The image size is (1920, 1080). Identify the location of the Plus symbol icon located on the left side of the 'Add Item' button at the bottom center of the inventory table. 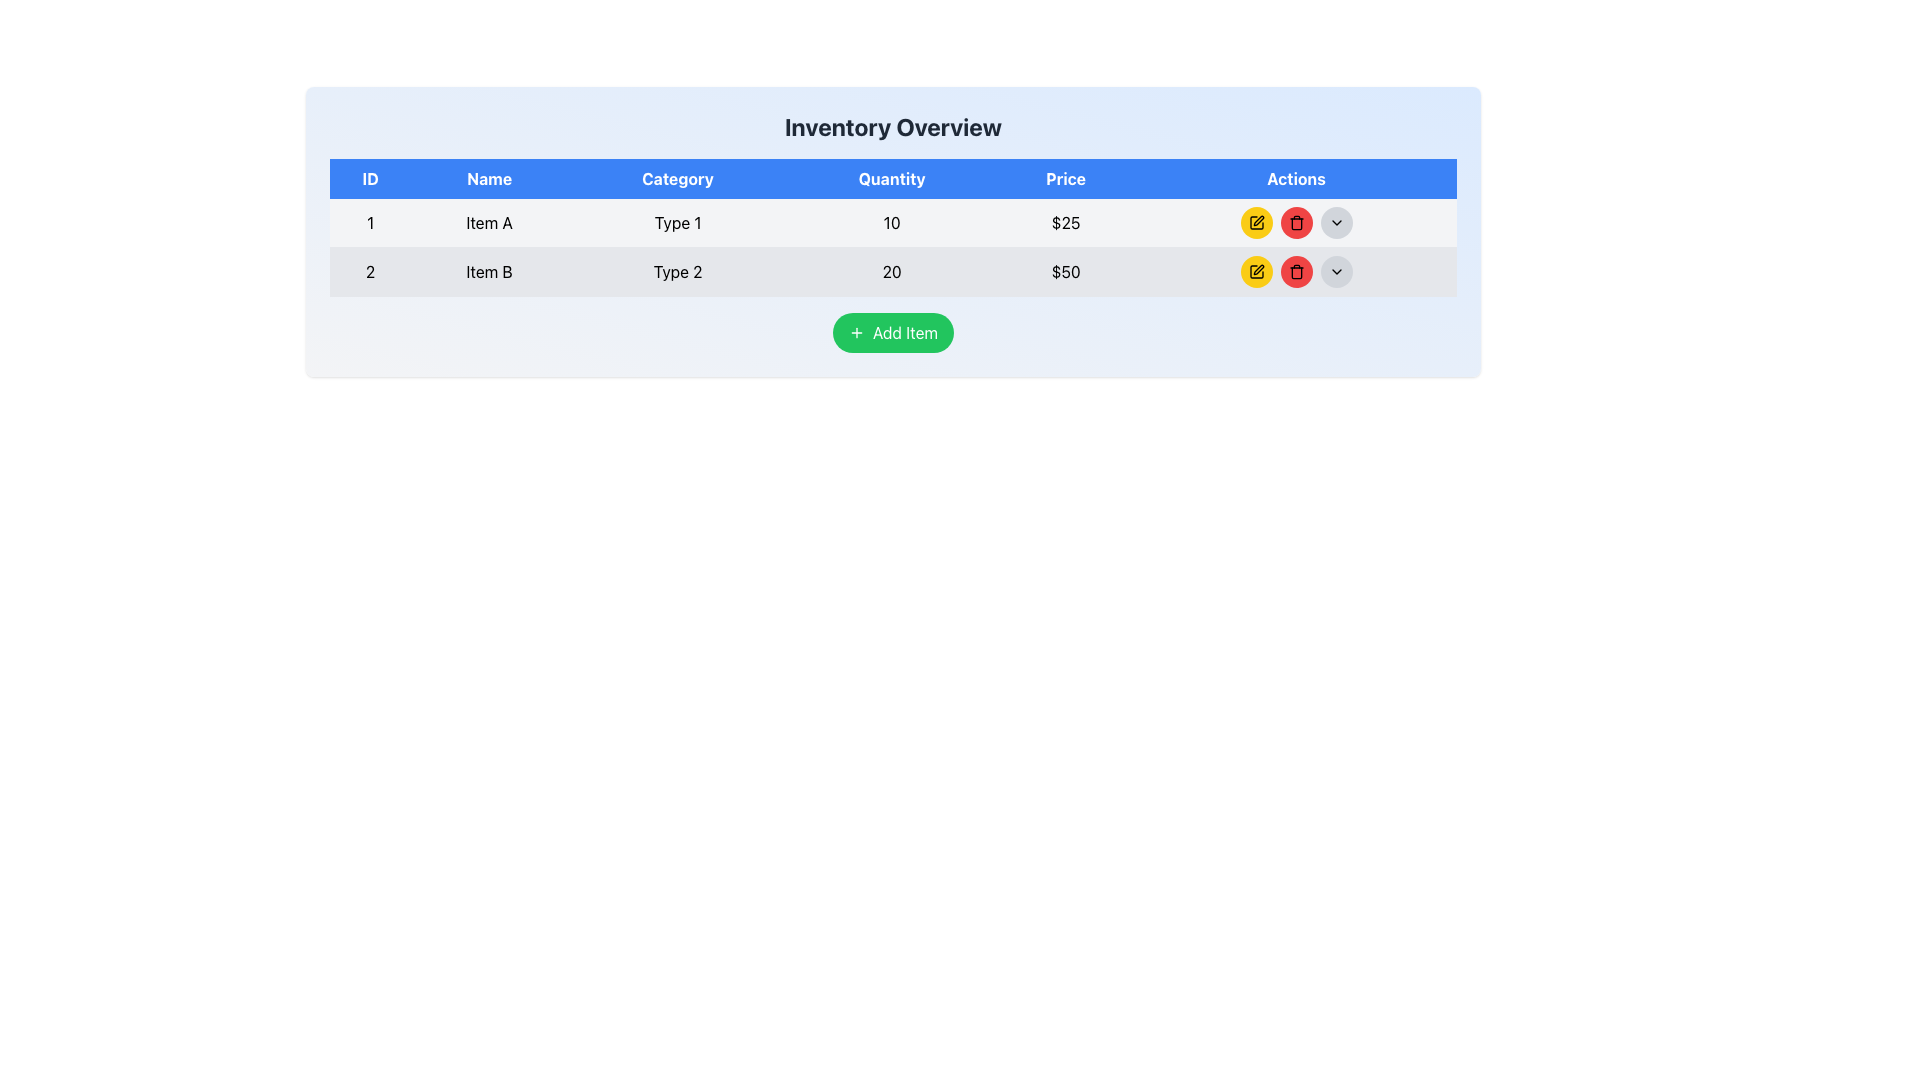
(856, 331).